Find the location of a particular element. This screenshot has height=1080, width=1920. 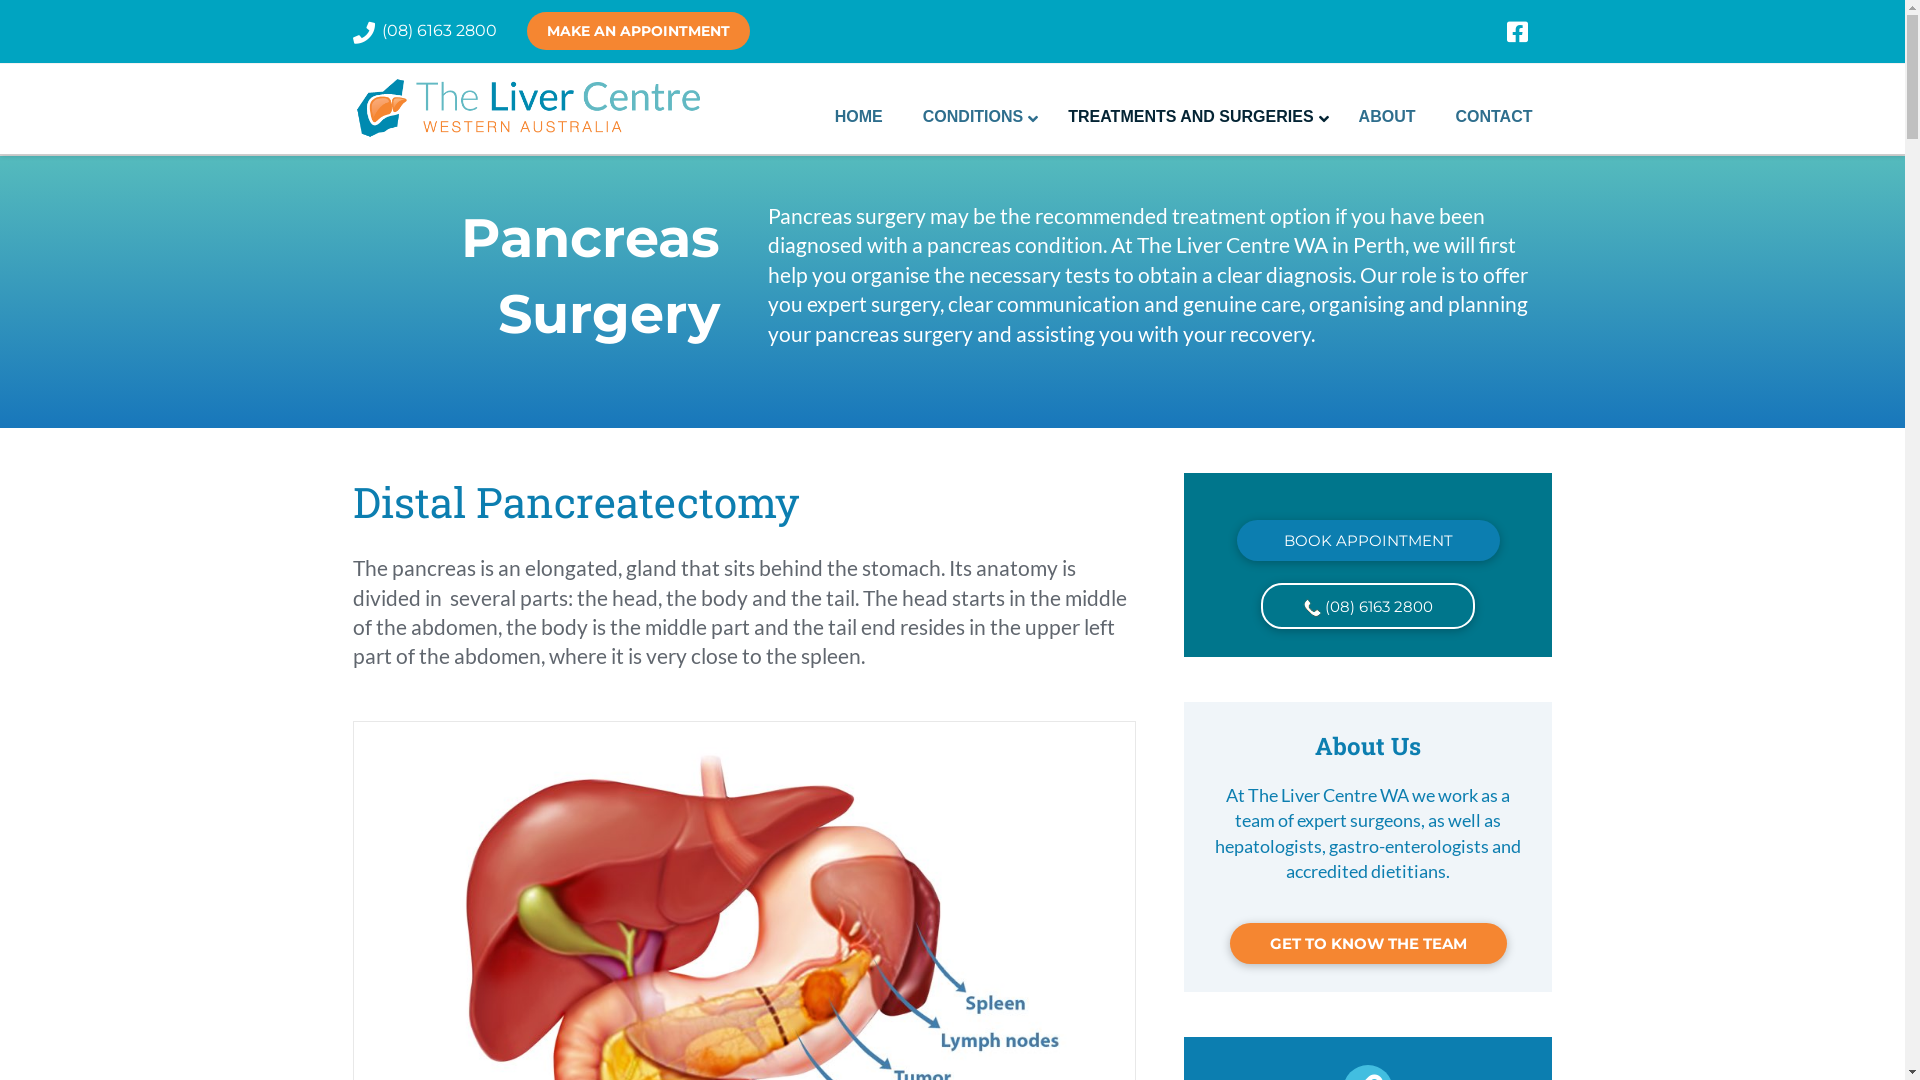

'(08) 6163 2800' is located at coordinates (1367, 604).